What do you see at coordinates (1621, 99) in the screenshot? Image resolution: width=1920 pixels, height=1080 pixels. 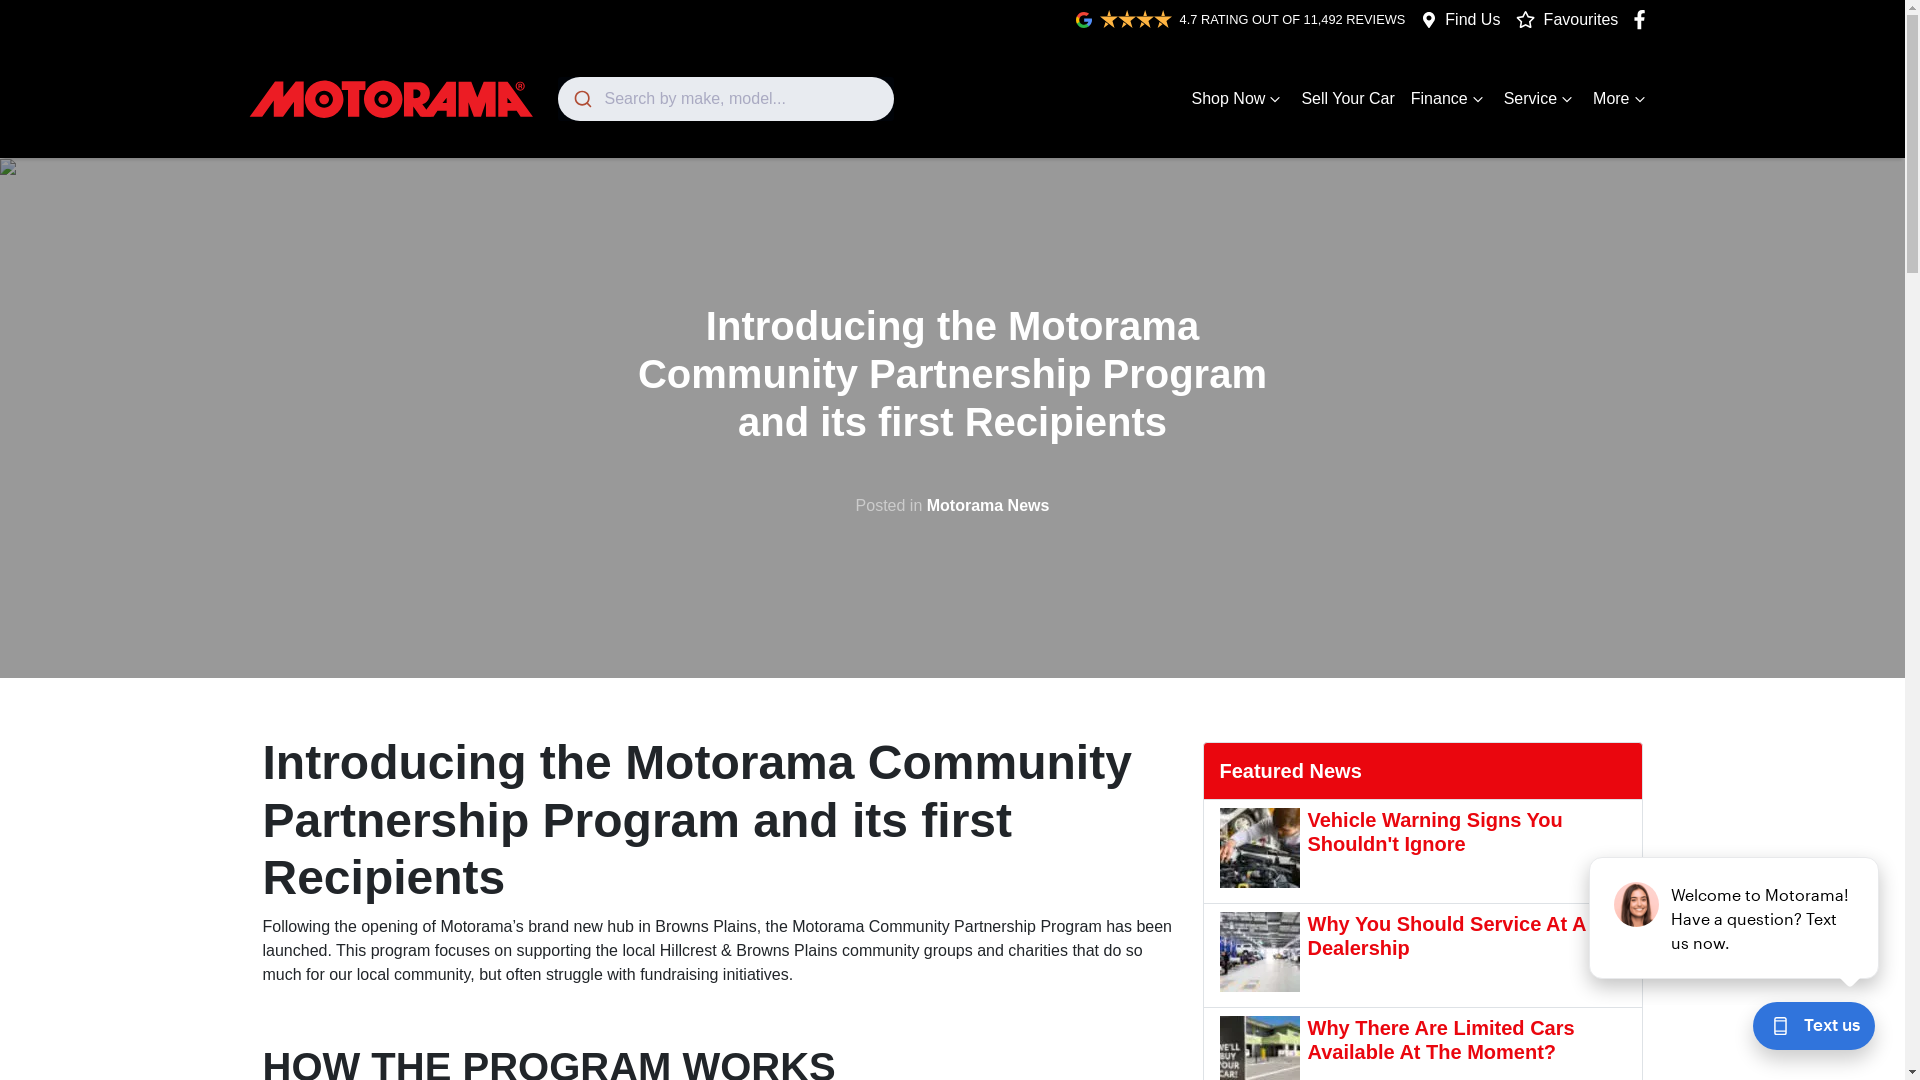 I see `'More'` at bounding box center [1621, 99].